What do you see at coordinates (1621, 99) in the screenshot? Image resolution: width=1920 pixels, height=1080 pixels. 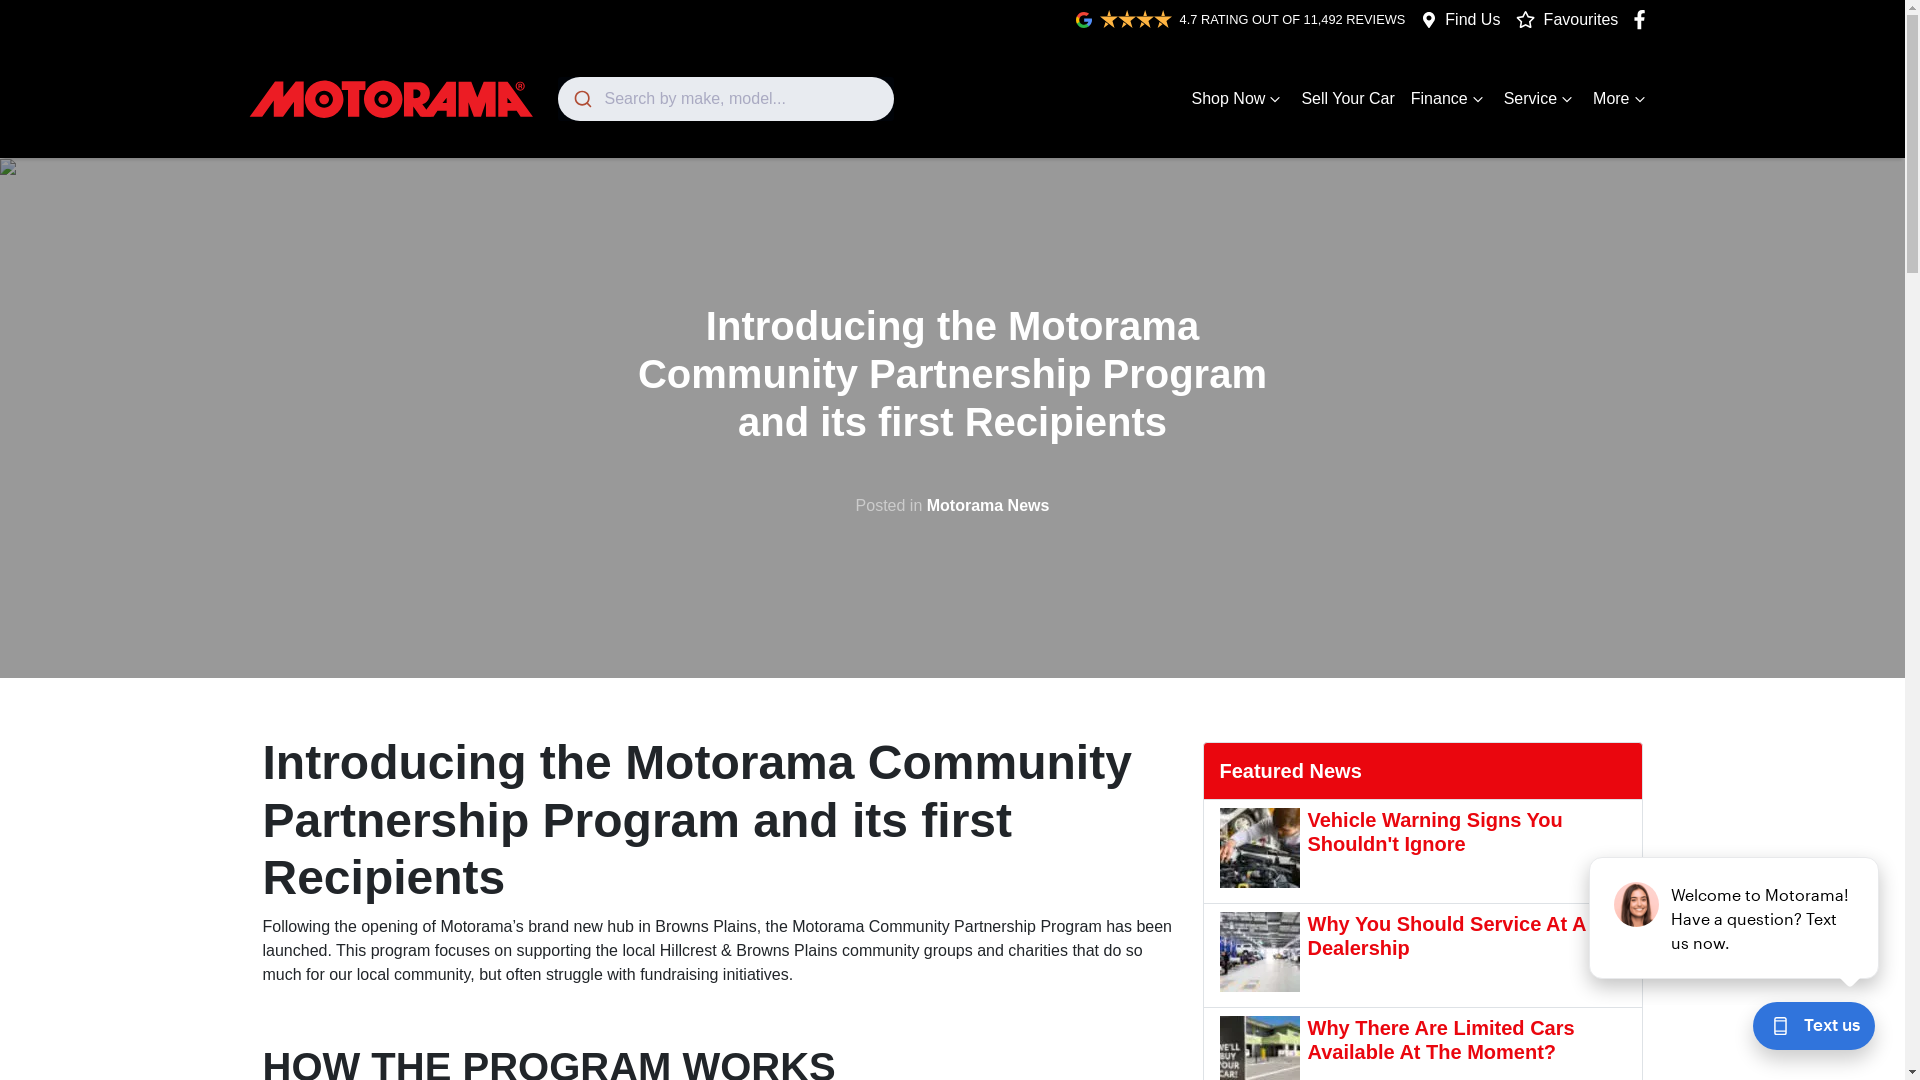 I see `'More'` at bounding box center [1621, 99].